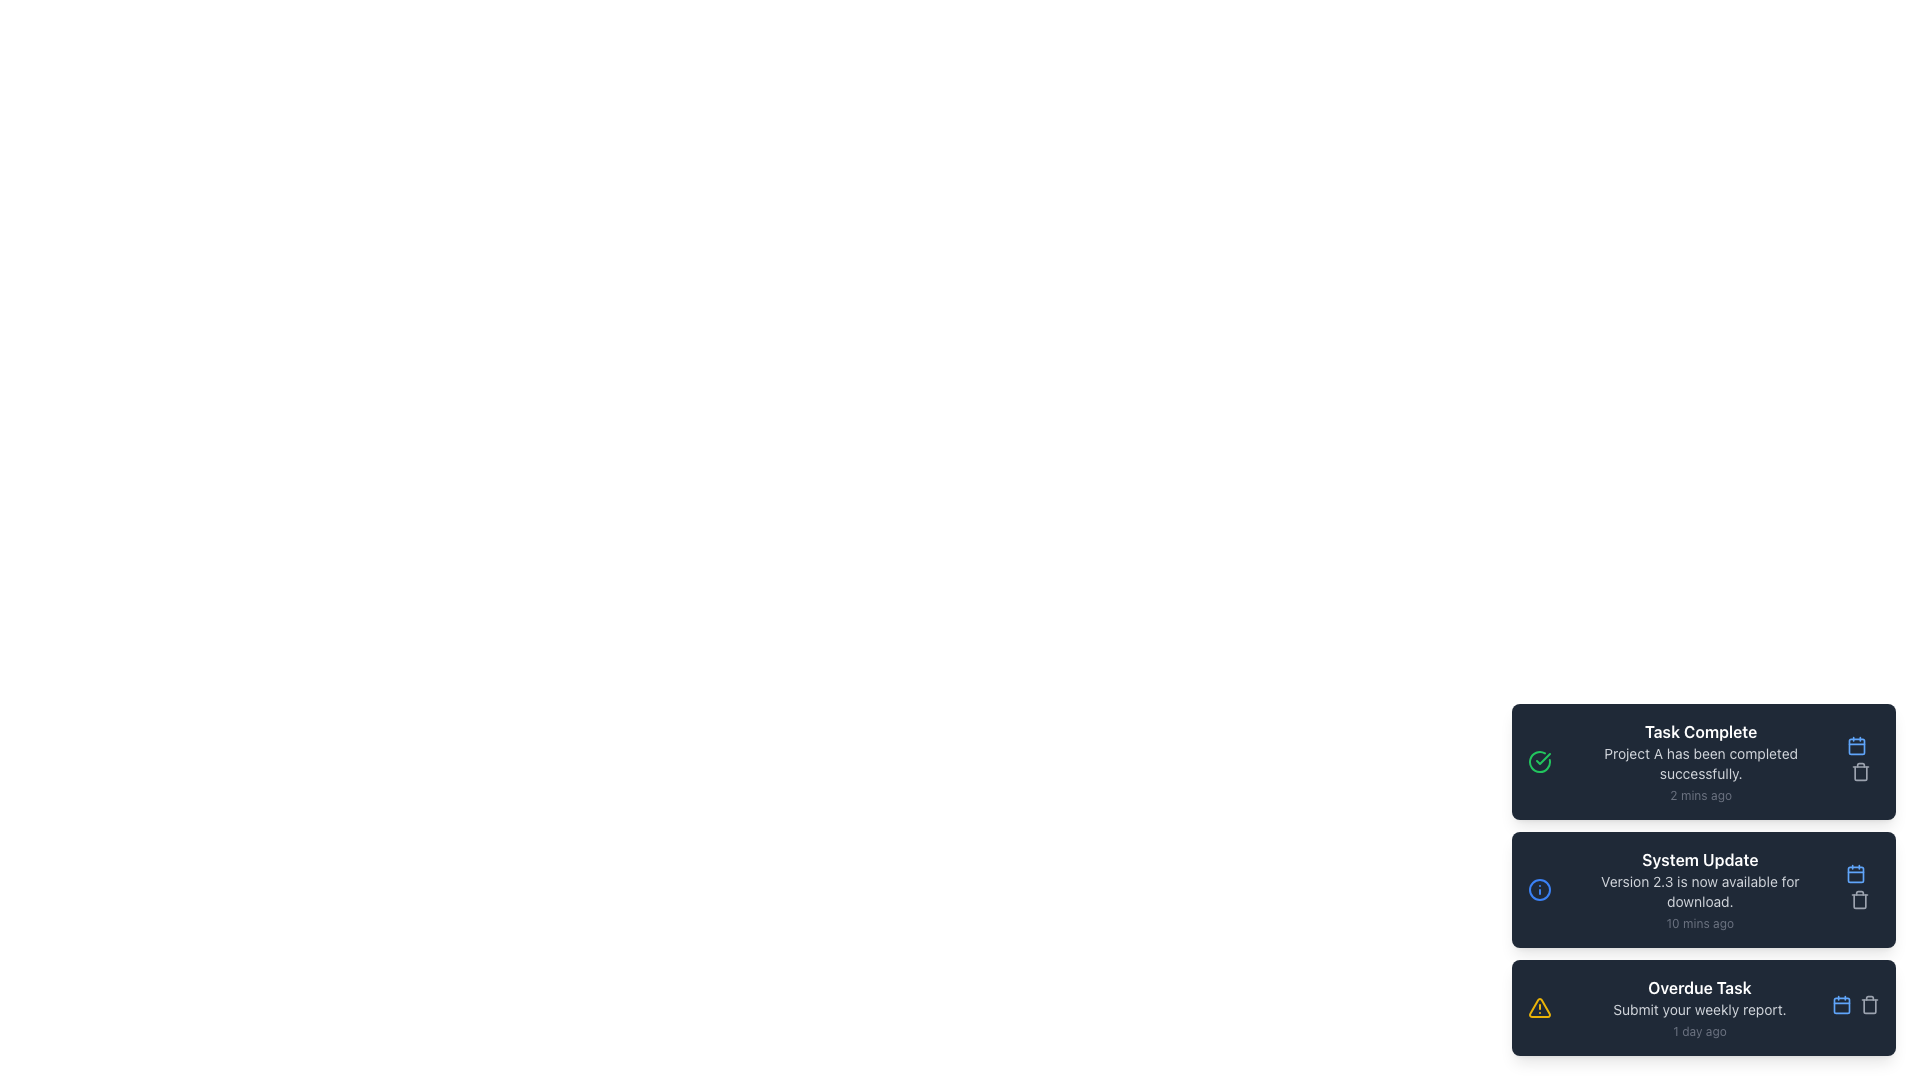  What do you see at coordinates (1698, 1010) in the screenshot?
I see `the text label element that reads 'Submit your weekly report.' which is centrally positioned within the third notification card, below the 'Overdue Task' title` at bounding box center [1698, 1010].